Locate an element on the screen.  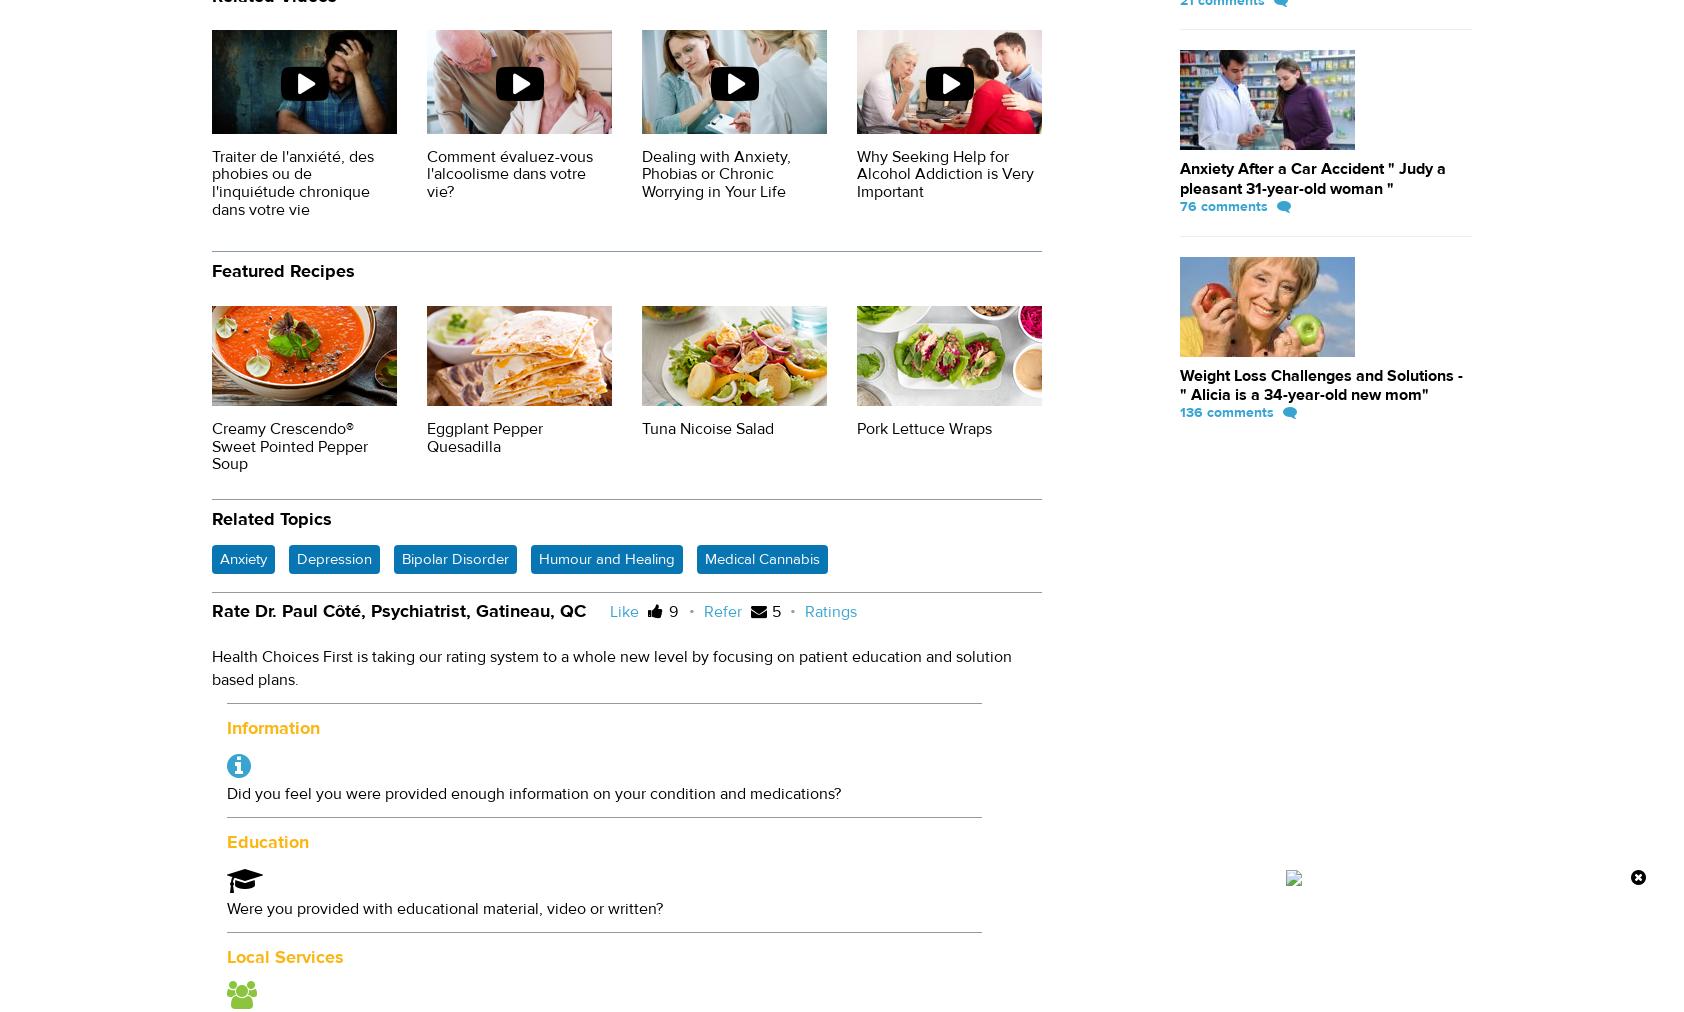
'Did you feel you were provided enough information on your condition and medications?' is located at coordinates (532, 793).